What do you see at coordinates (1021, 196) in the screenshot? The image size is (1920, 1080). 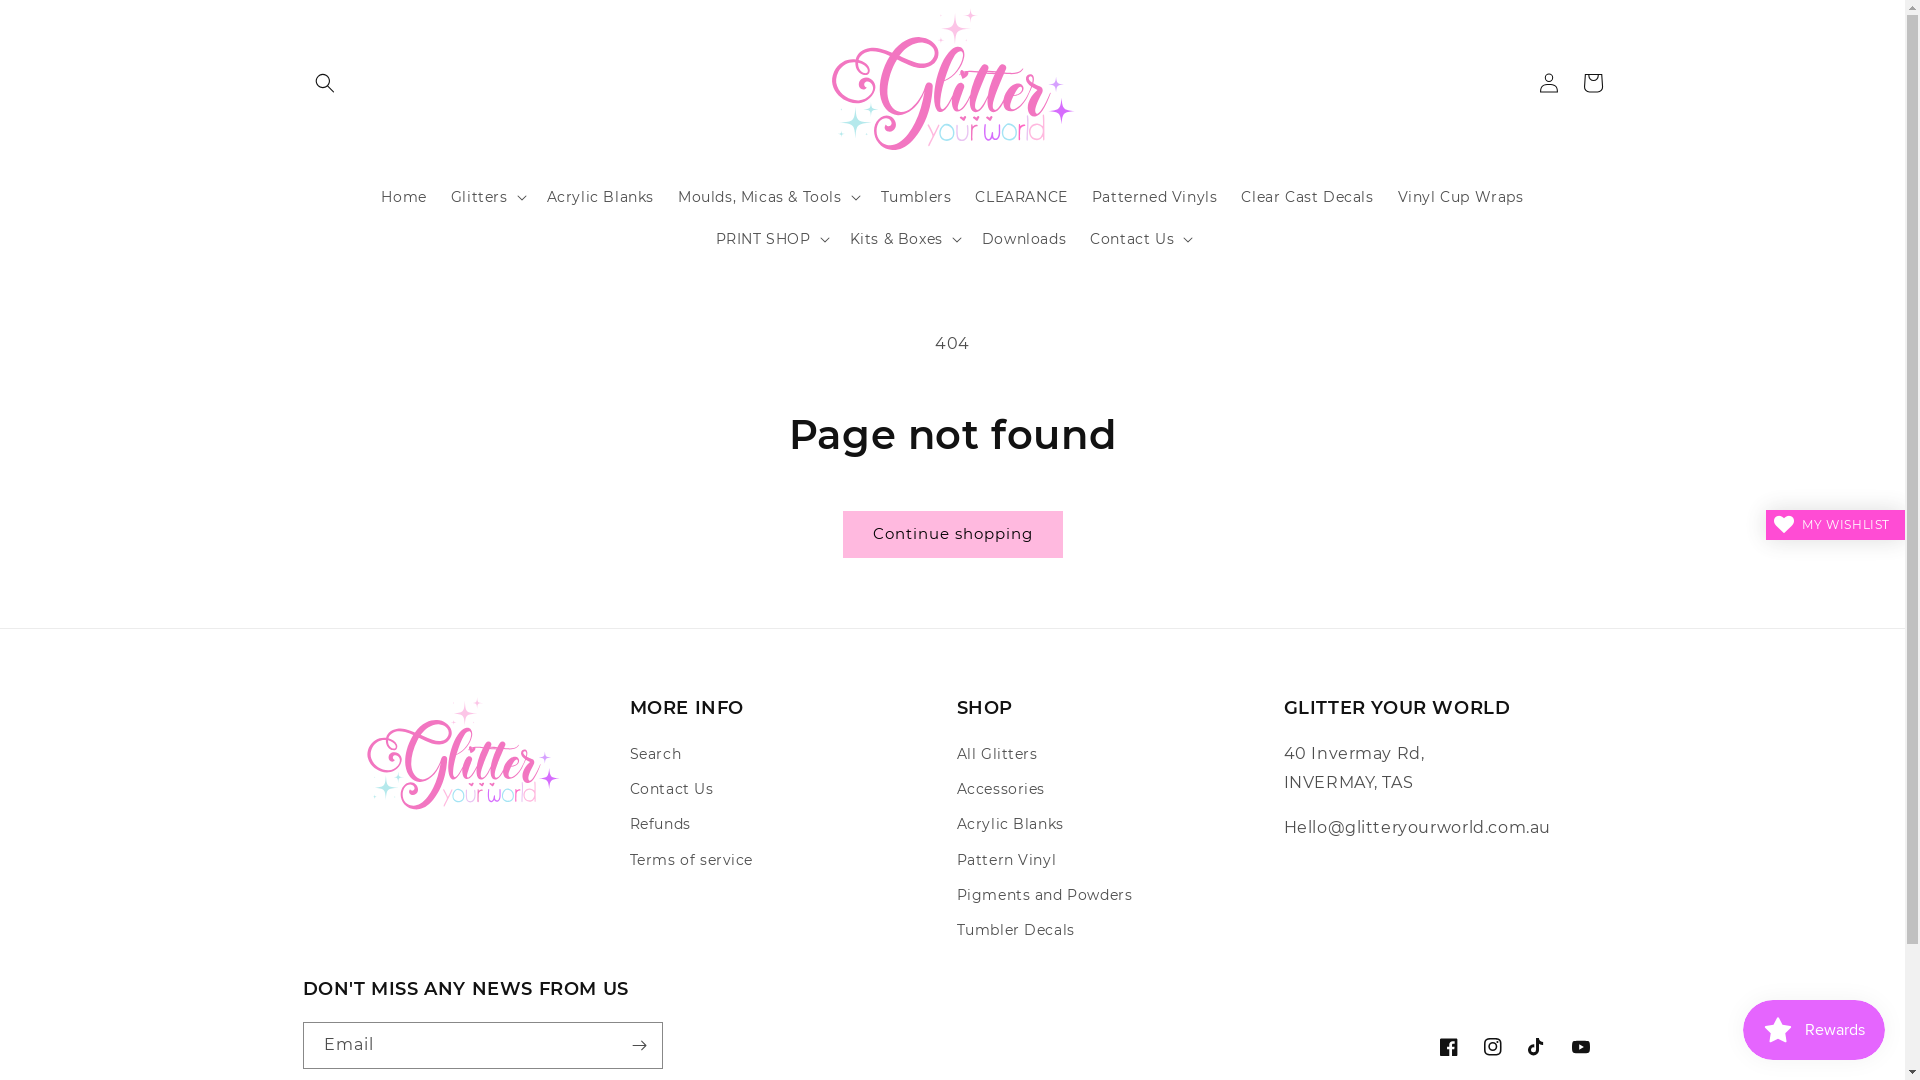 I see `'CLEARANCE'` at bounding box center [1021, 196].